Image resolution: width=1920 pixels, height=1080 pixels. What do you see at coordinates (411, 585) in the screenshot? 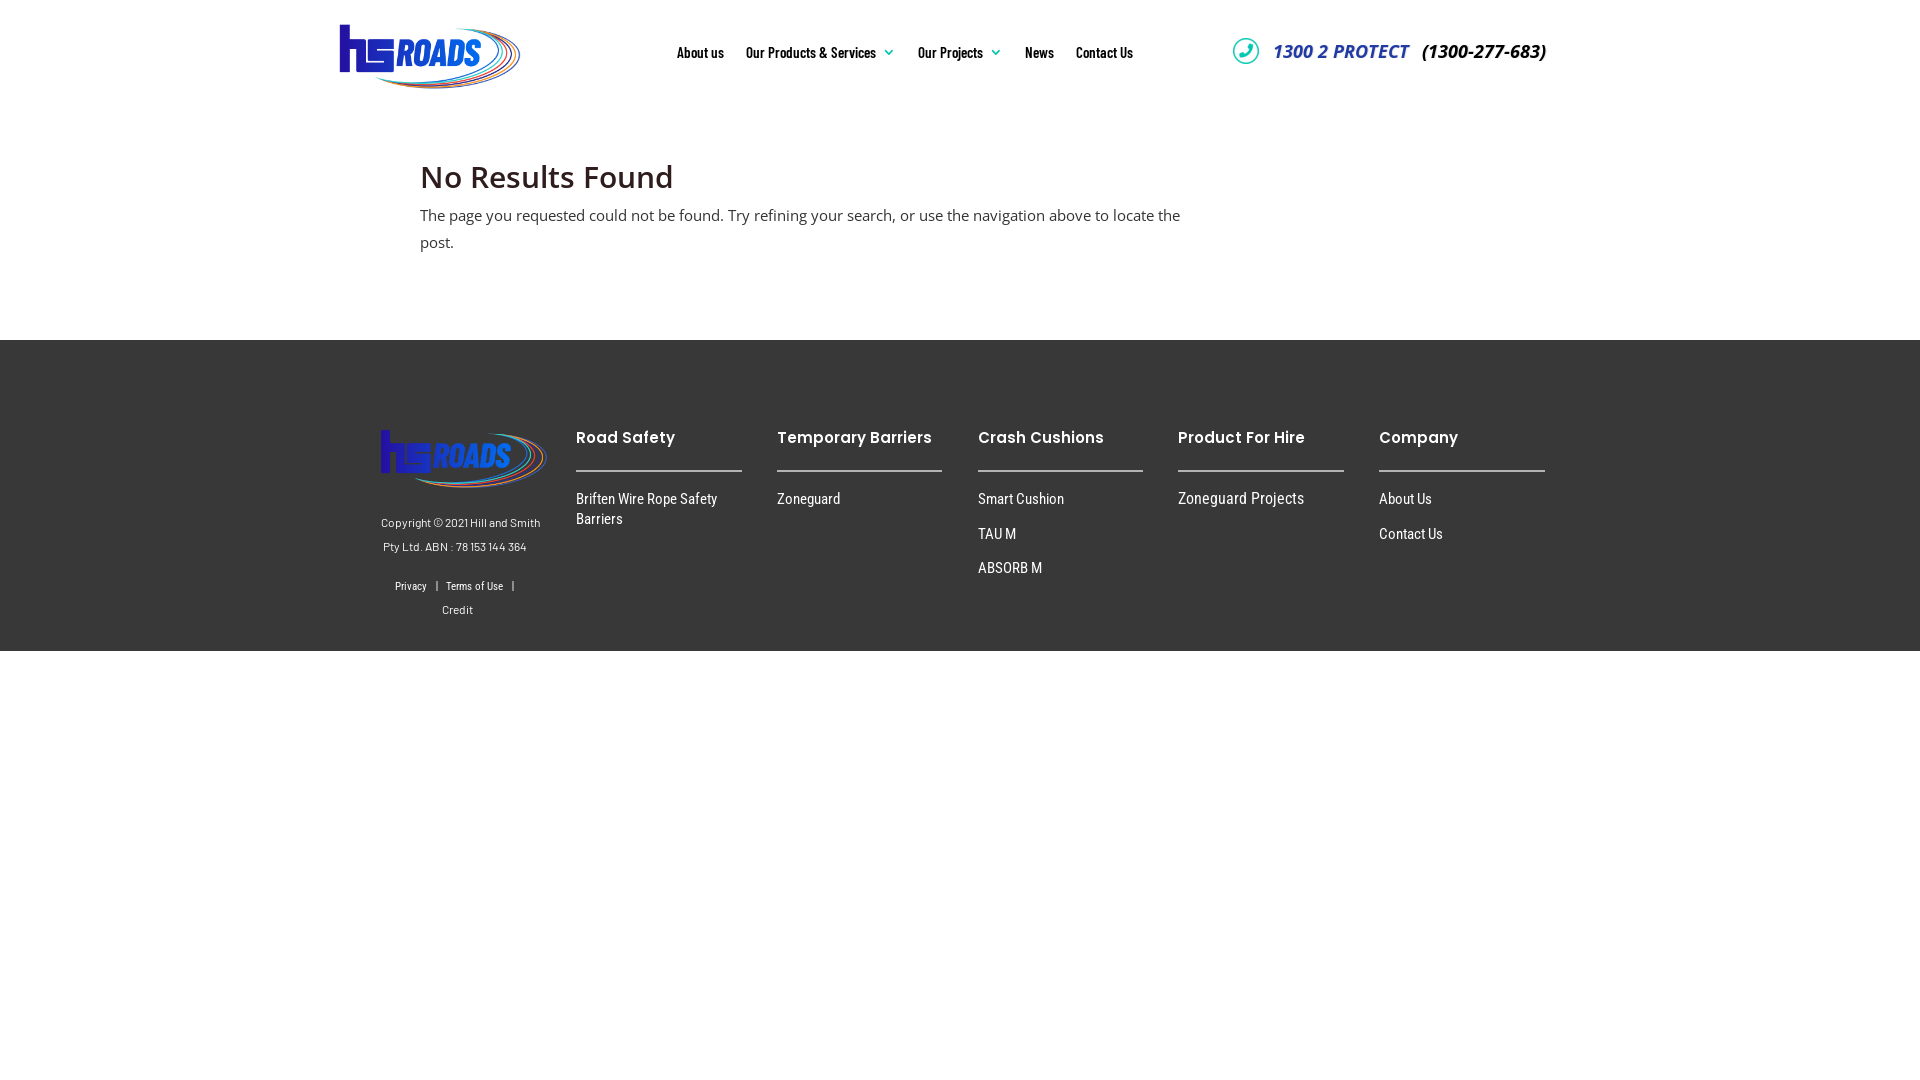
I see `'Privacy'` at bounding box center [411, 585].